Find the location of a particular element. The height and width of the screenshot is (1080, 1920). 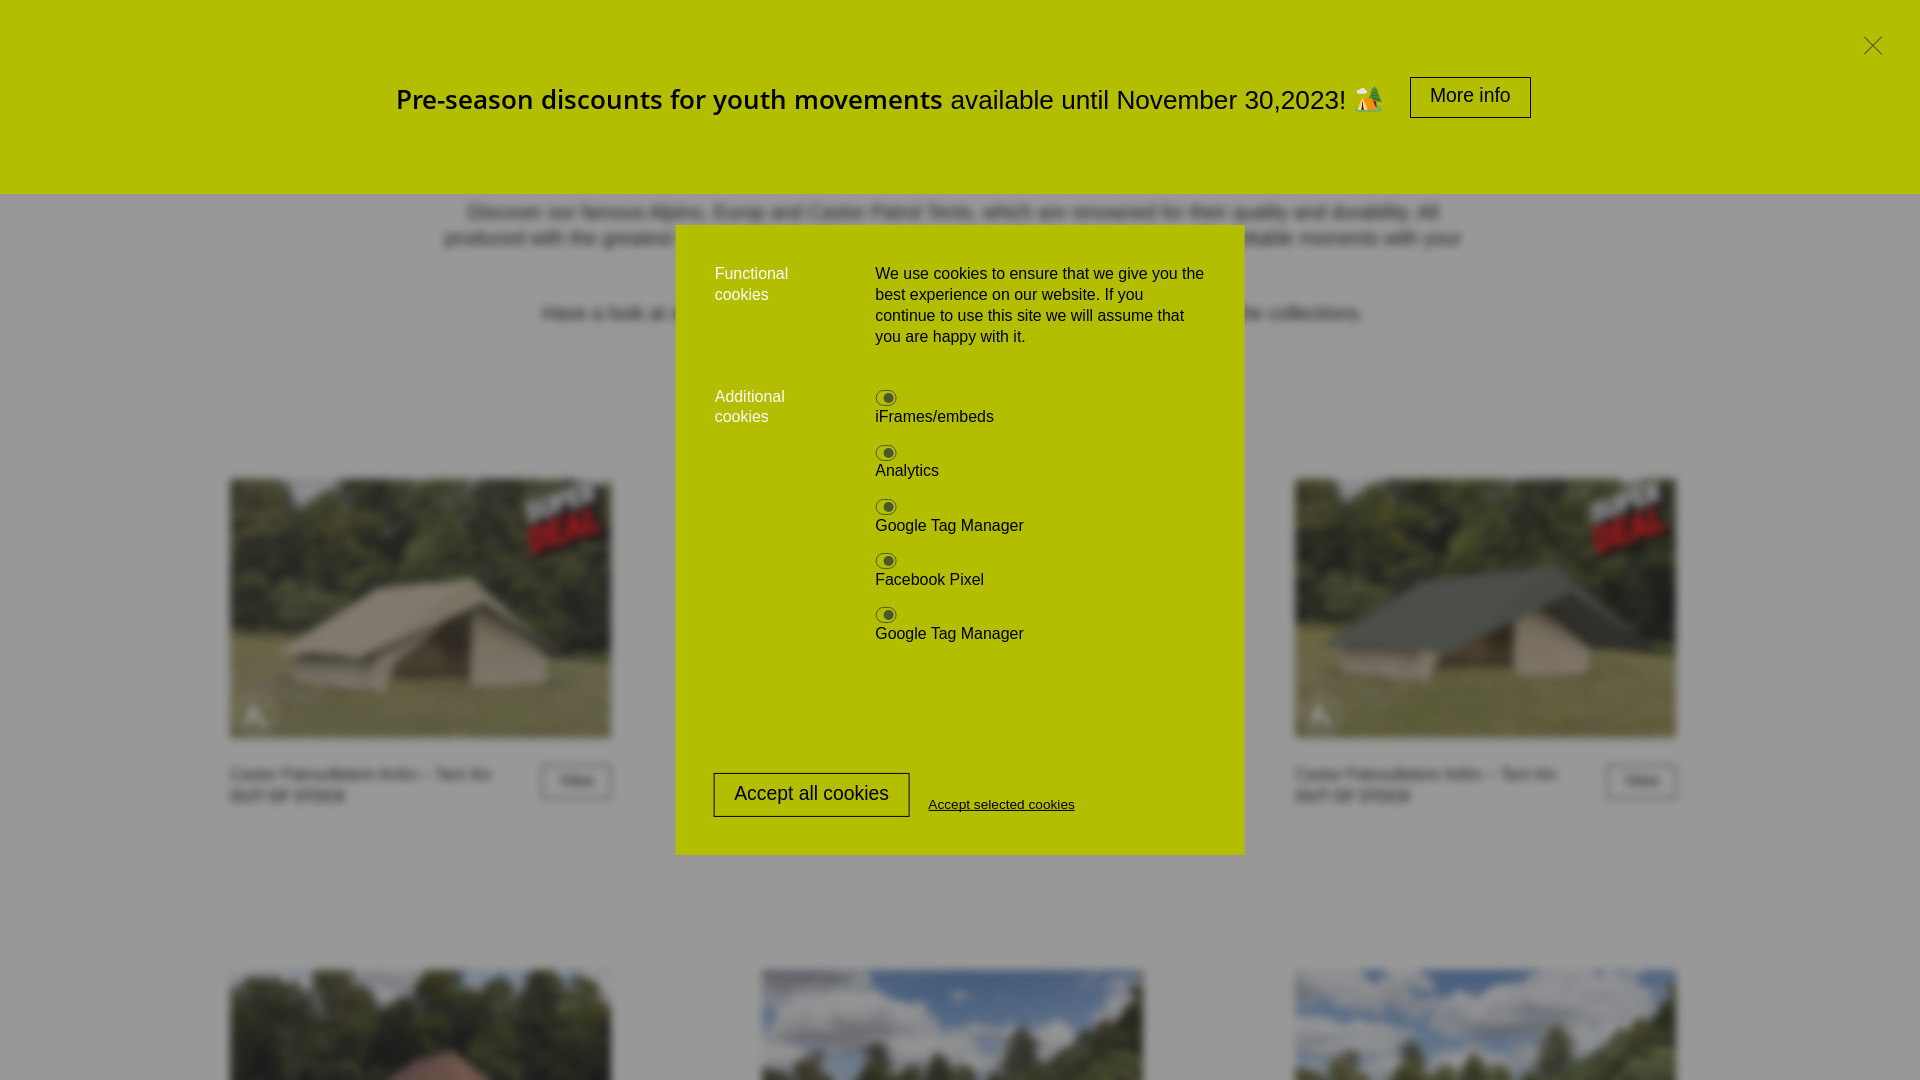

'Accept all cookies' is located at coordinates (811, 793).